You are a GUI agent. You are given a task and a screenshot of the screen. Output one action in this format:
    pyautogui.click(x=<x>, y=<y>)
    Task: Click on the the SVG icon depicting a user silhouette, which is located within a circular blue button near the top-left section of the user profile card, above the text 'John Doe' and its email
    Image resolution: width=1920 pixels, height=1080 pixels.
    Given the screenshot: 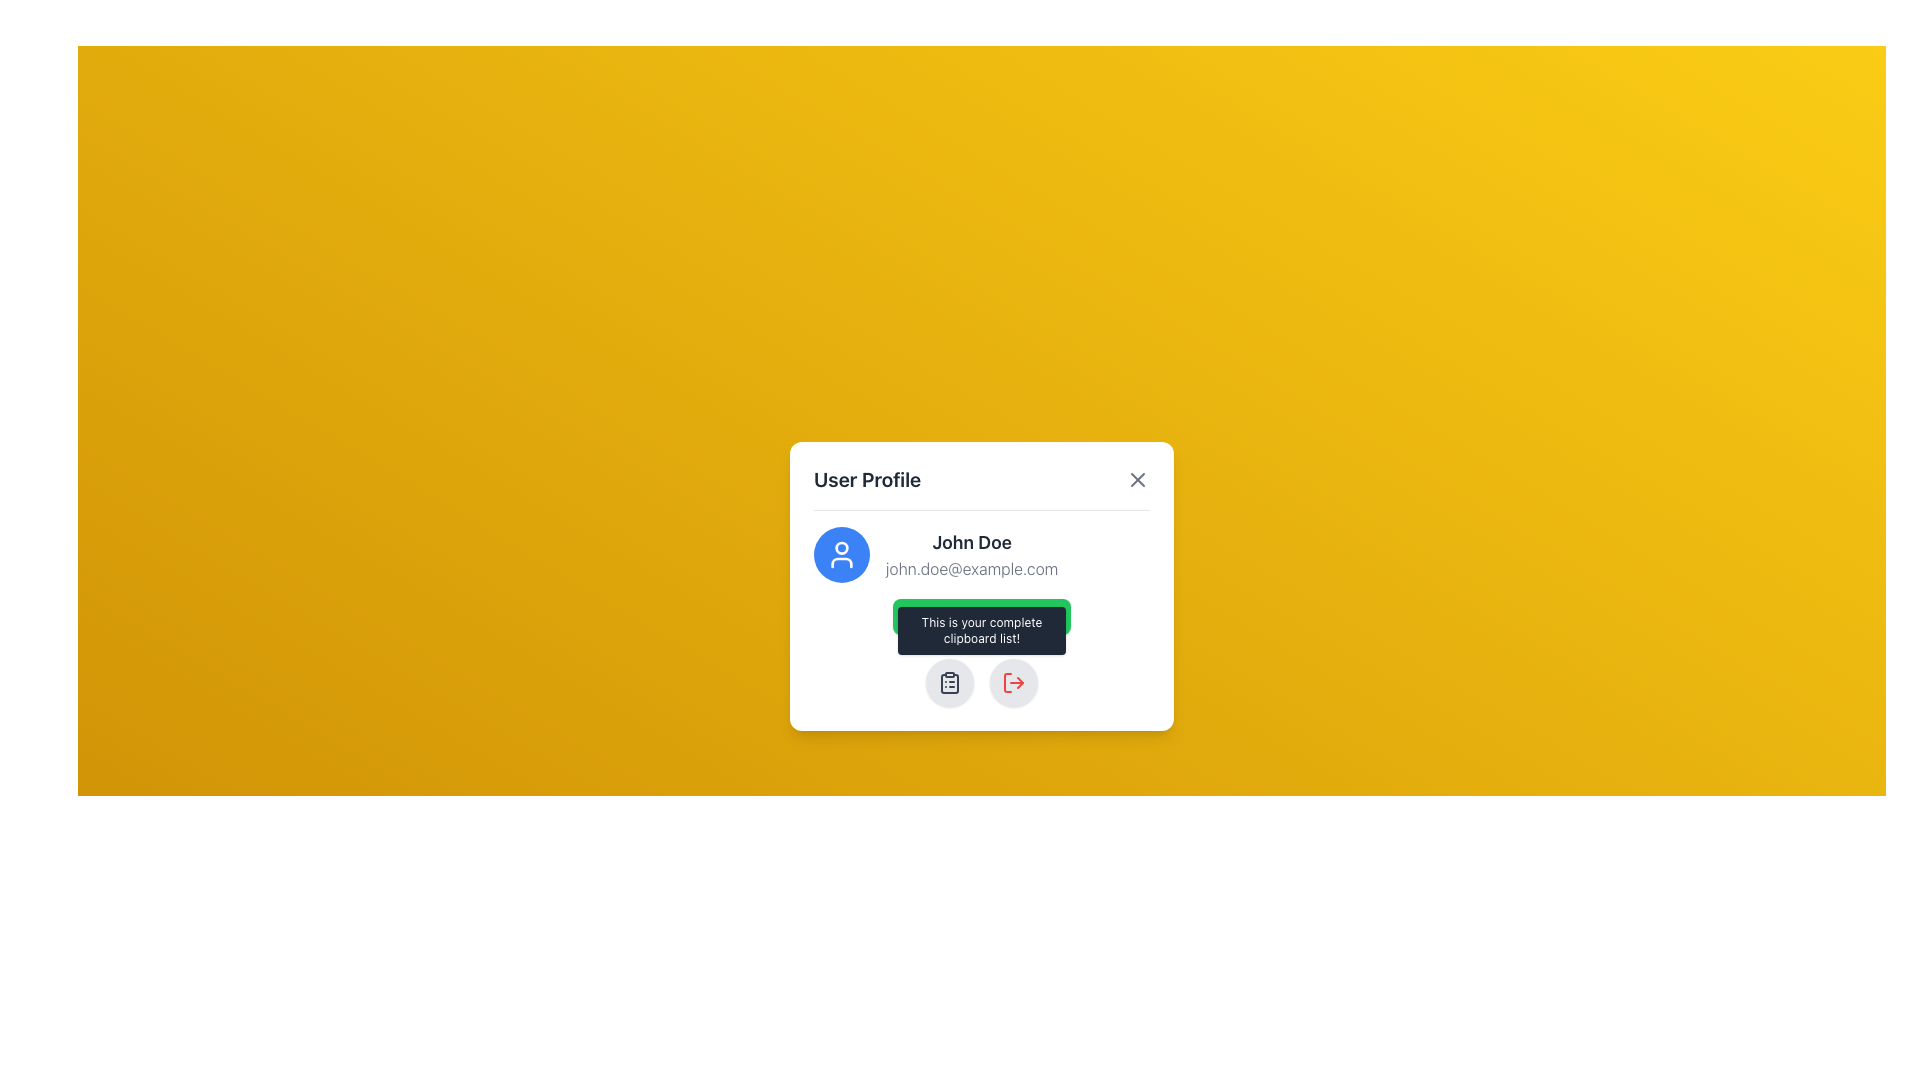 What is the action you would take?
    pyautogui.click(x=841, y=554)
    